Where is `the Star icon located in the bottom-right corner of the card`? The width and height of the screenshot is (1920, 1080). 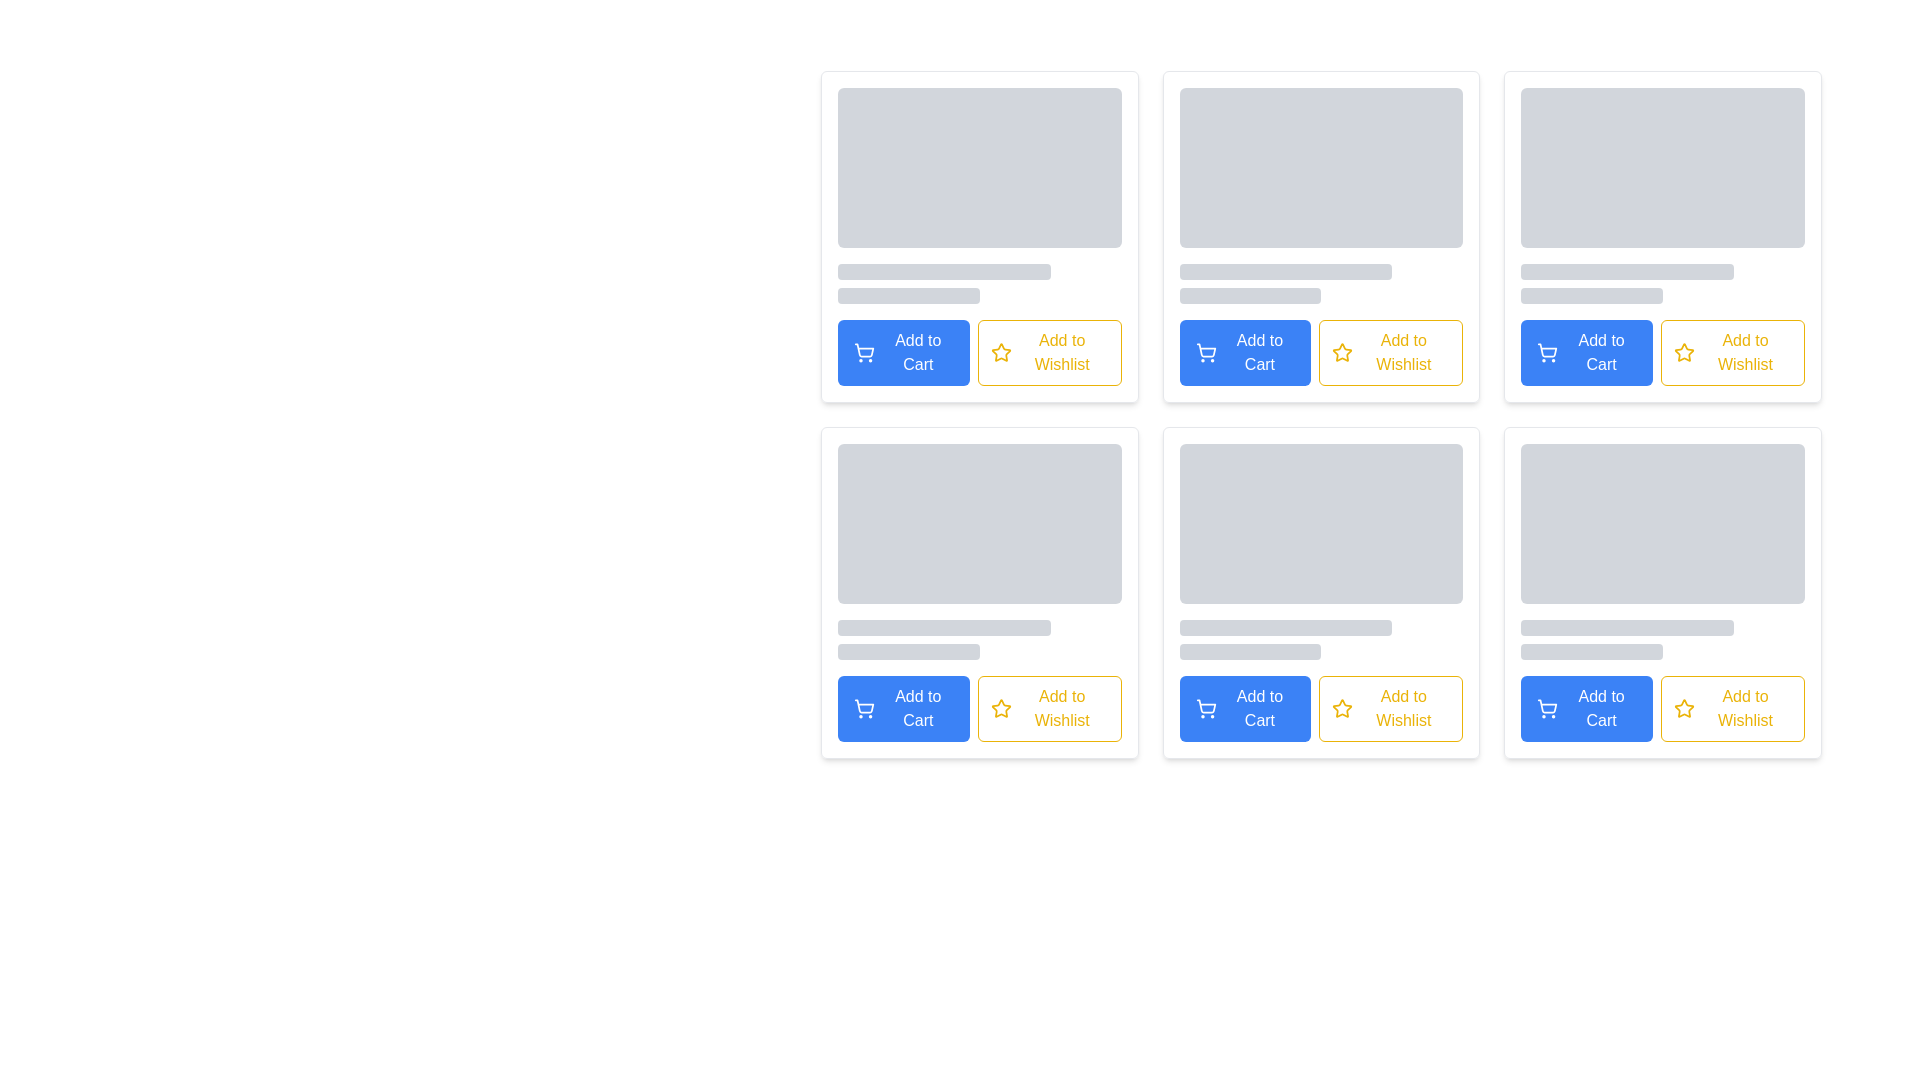
the Star icon located in the bottom-right corner of the card is located at coordinates (1342, 351).